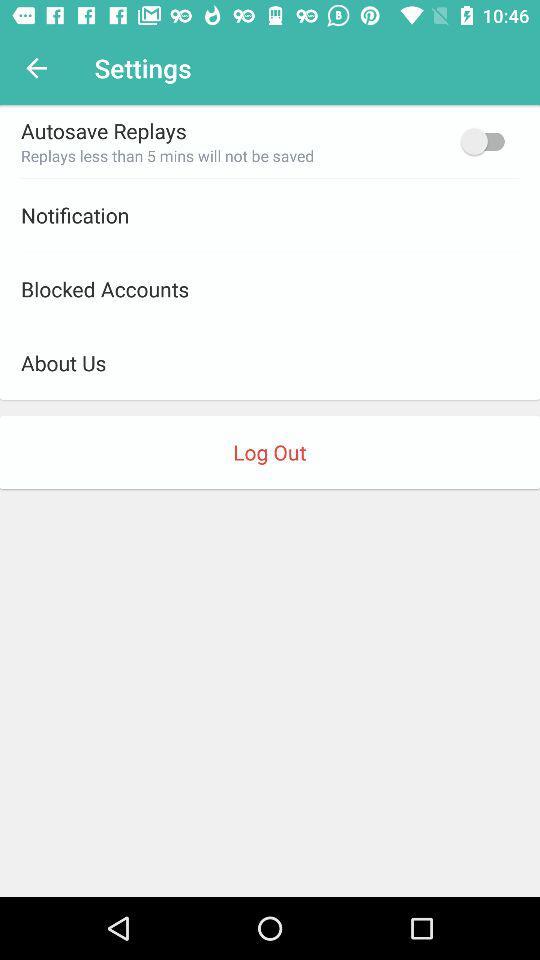 This screenshot has height=960, width=540. What do you see at coordinates (486, 140) in the screenshot?
I see `icon to the right of the replays less than icon` at bounding box center [486, 140].